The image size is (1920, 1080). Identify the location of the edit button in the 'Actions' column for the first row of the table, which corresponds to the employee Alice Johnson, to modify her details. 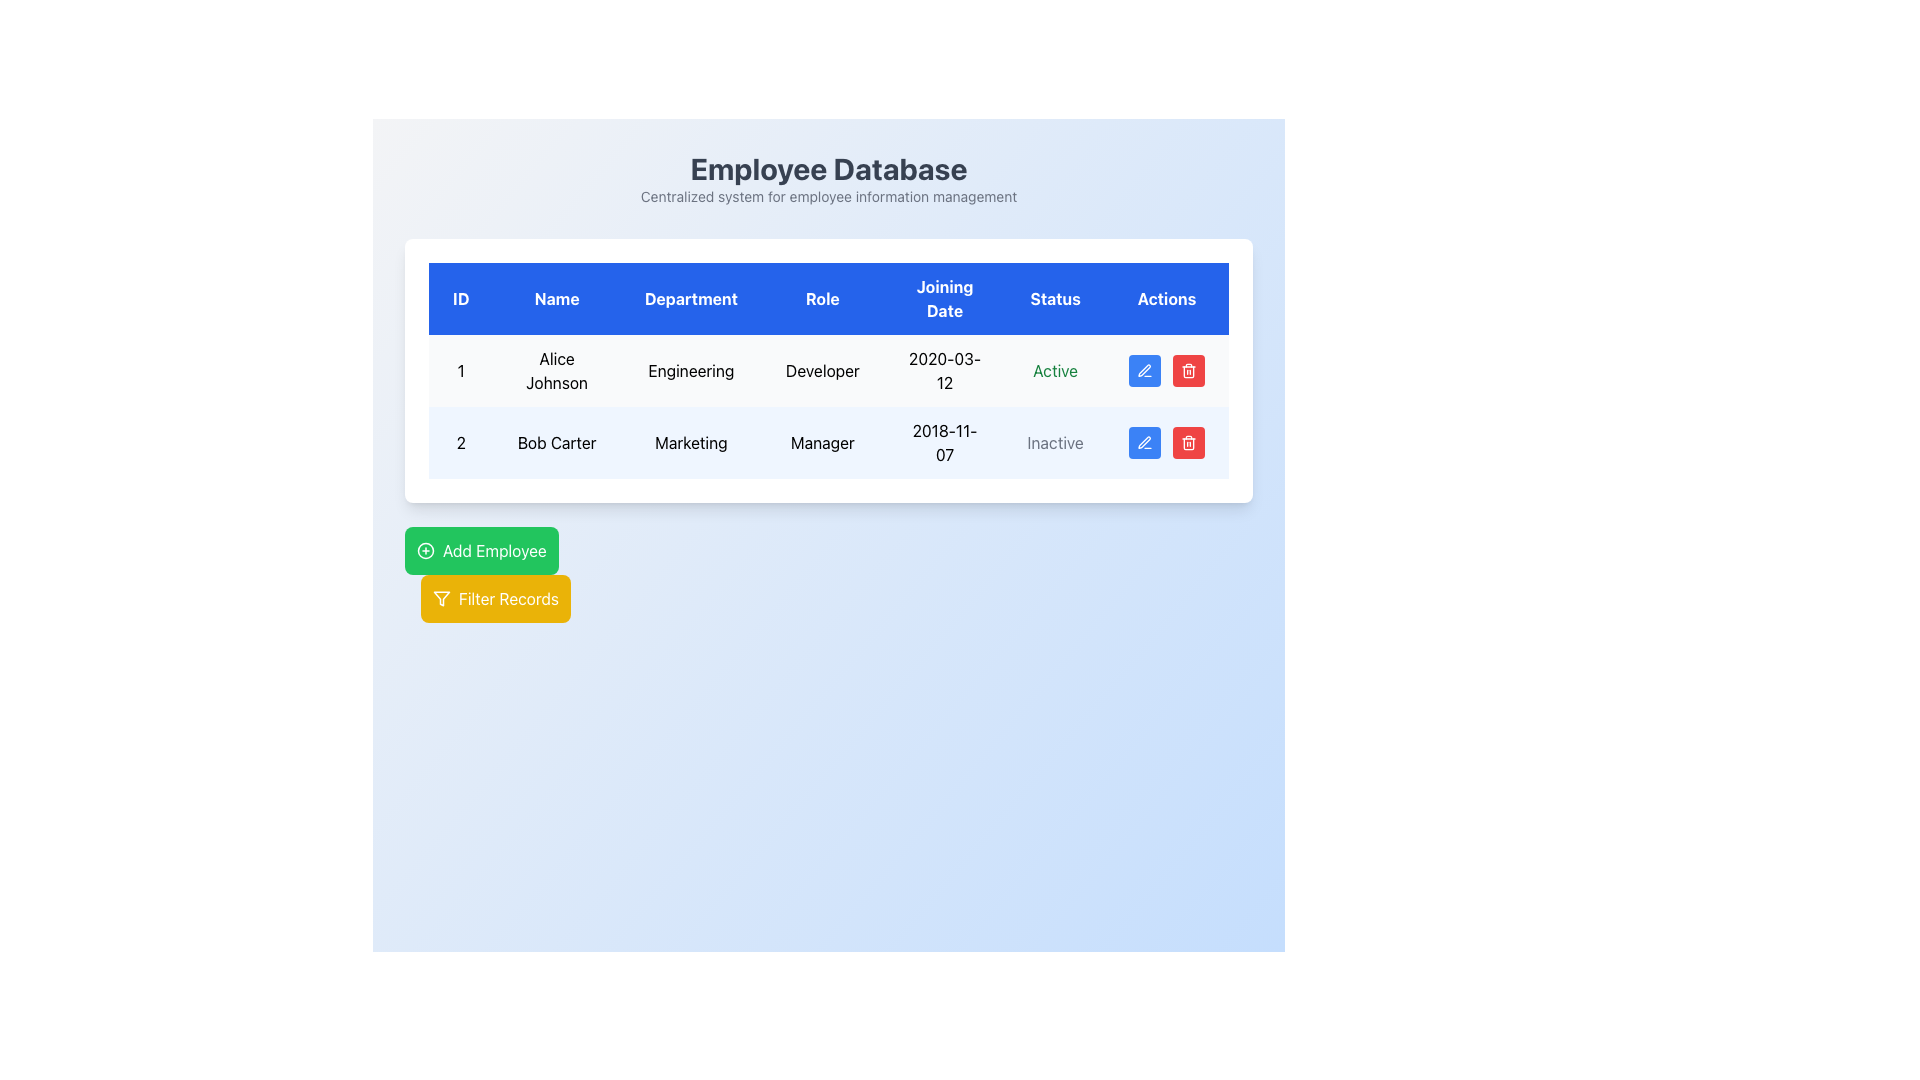
(1144, 370).